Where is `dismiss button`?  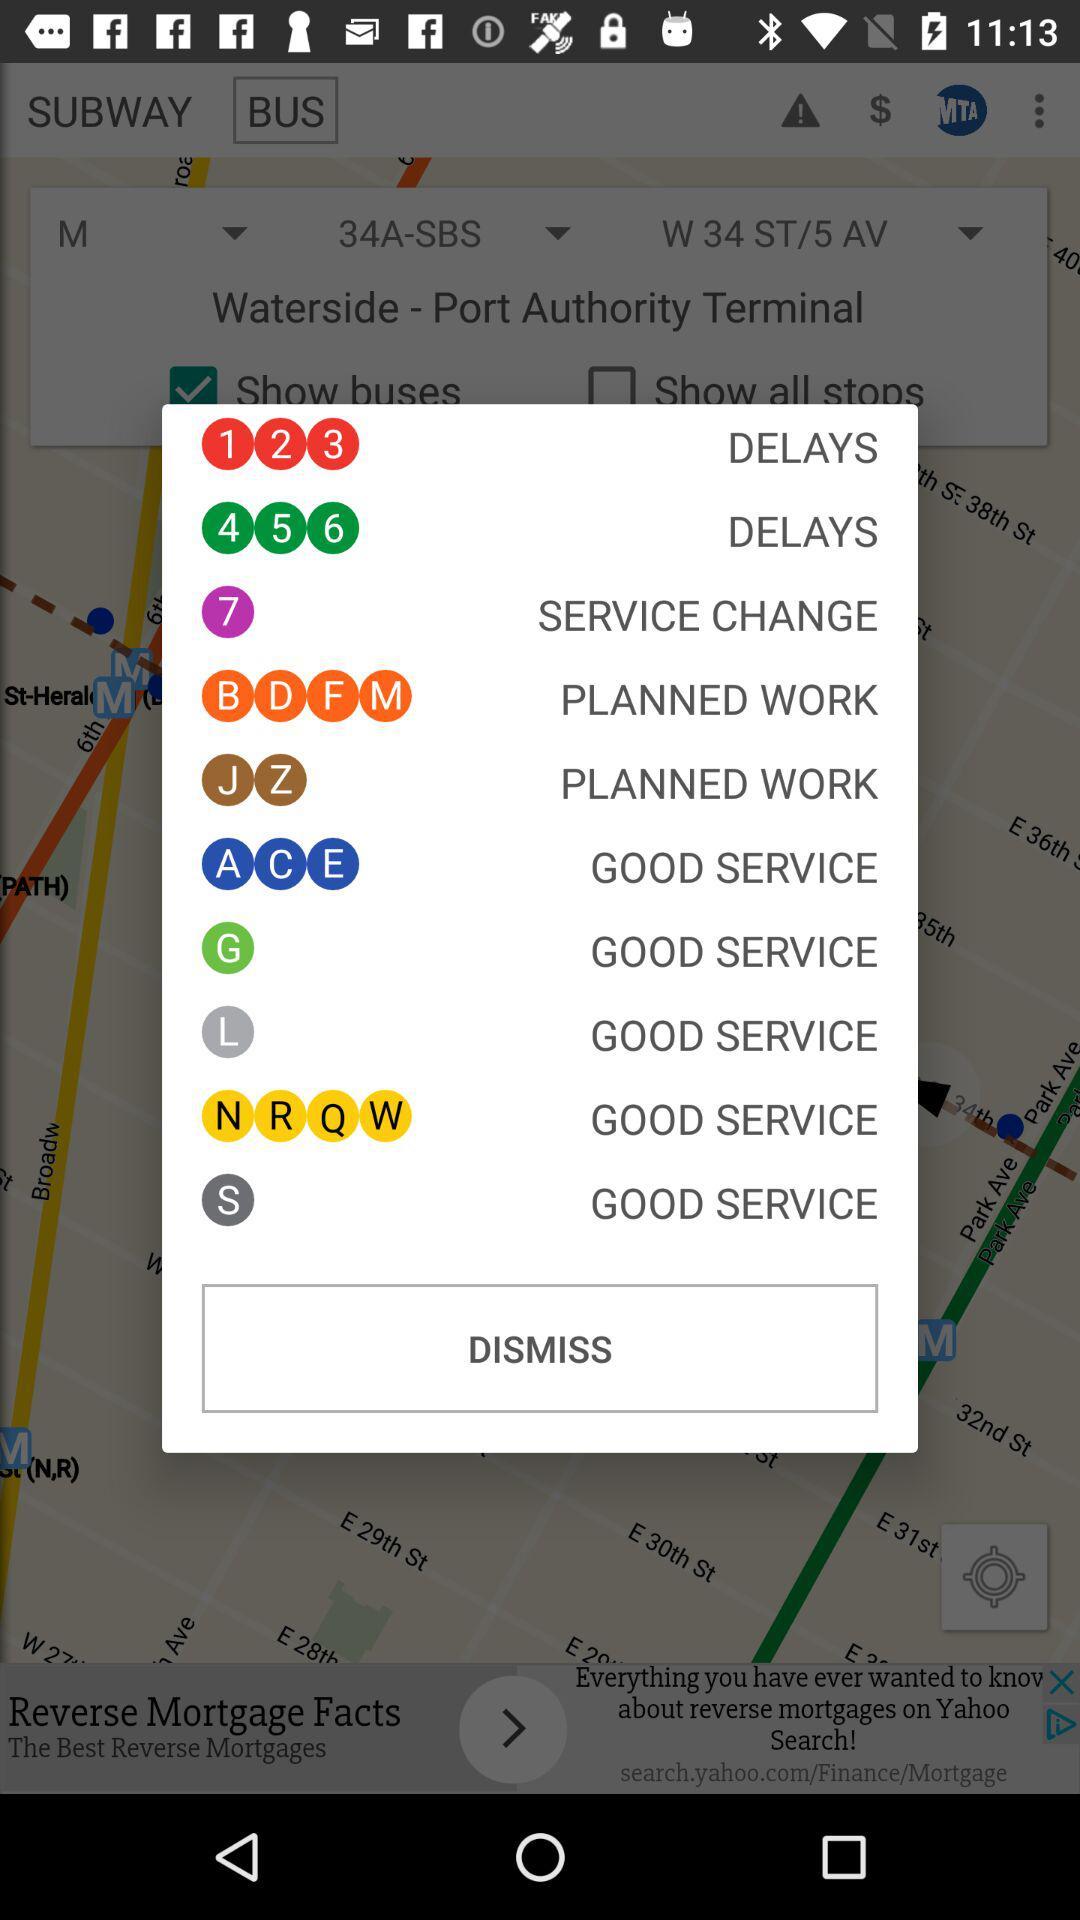
dismiss button is located at coordinates (540, 1348).